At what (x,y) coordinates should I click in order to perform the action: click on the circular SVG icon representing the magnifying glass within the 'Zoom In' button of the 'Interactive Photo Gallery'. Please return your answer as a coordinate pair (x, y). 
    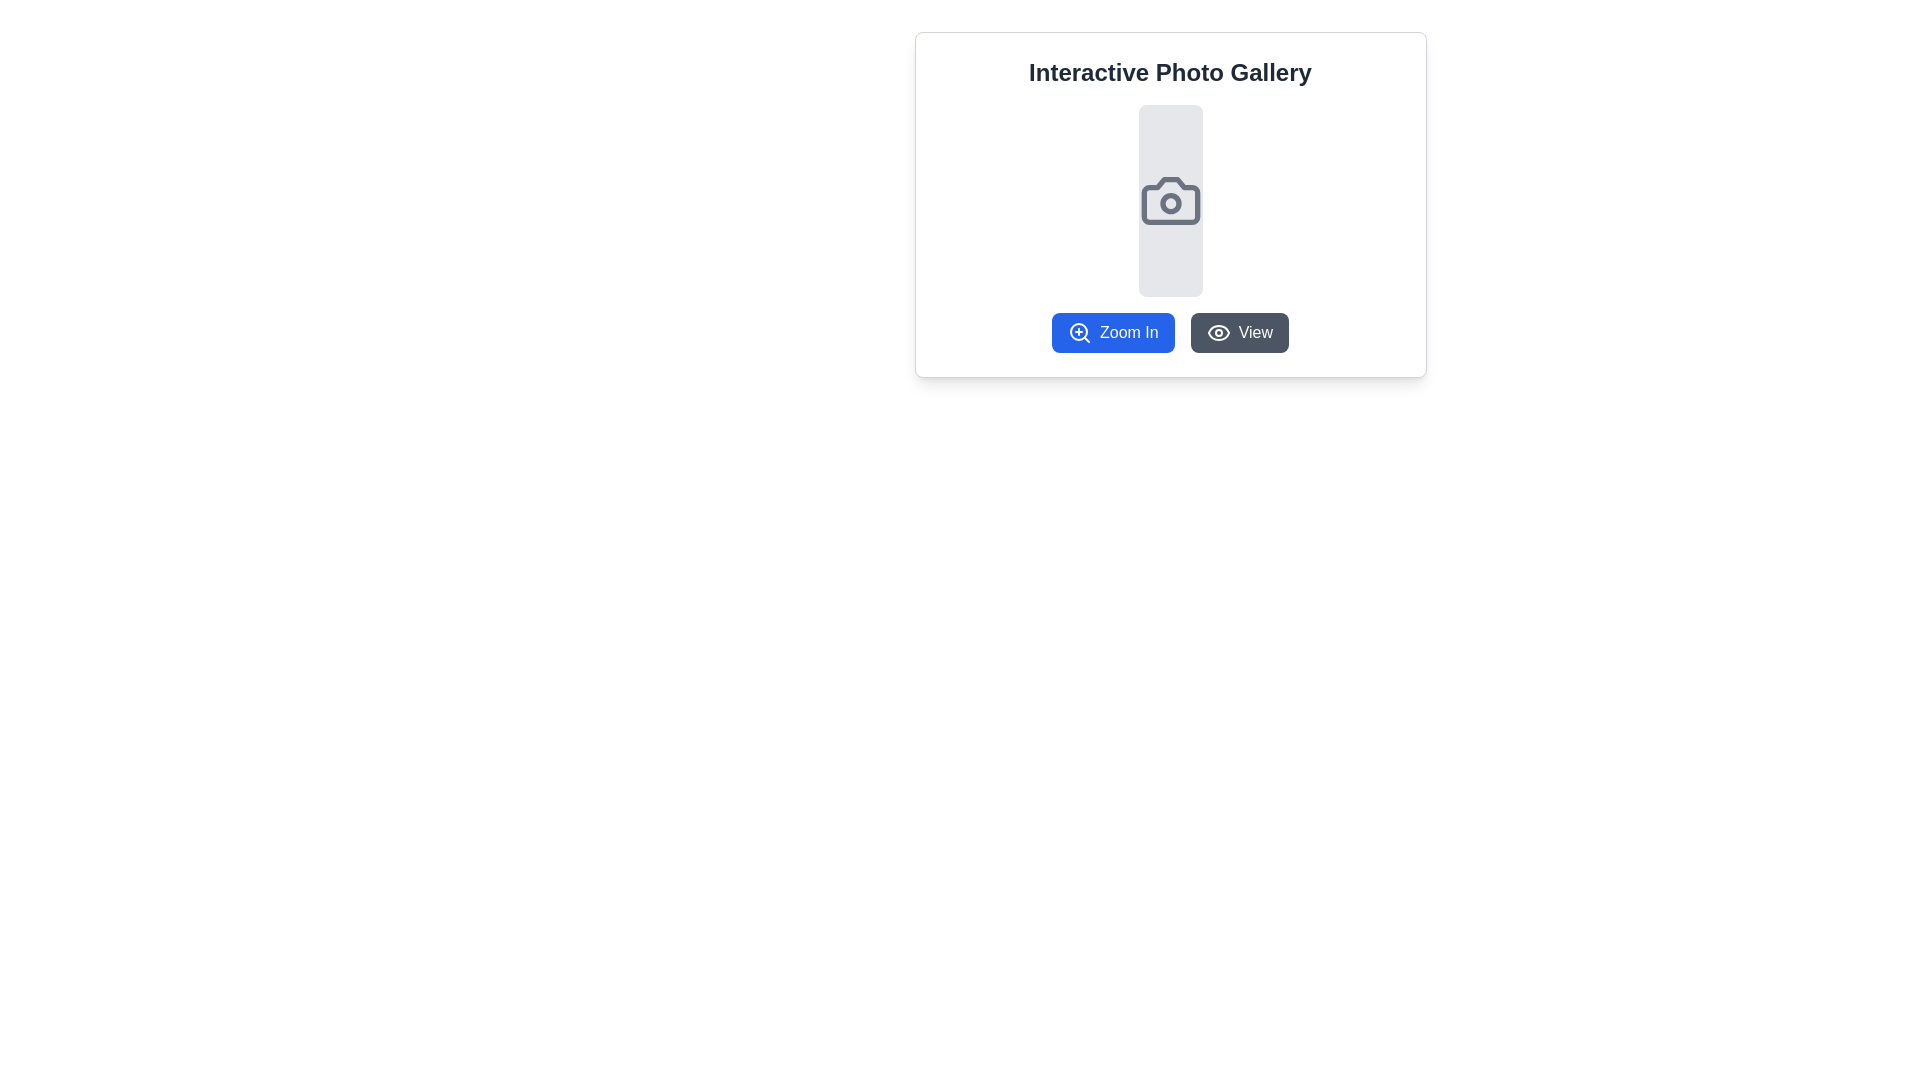
    Looking at the image, I should click on (1078, 330).